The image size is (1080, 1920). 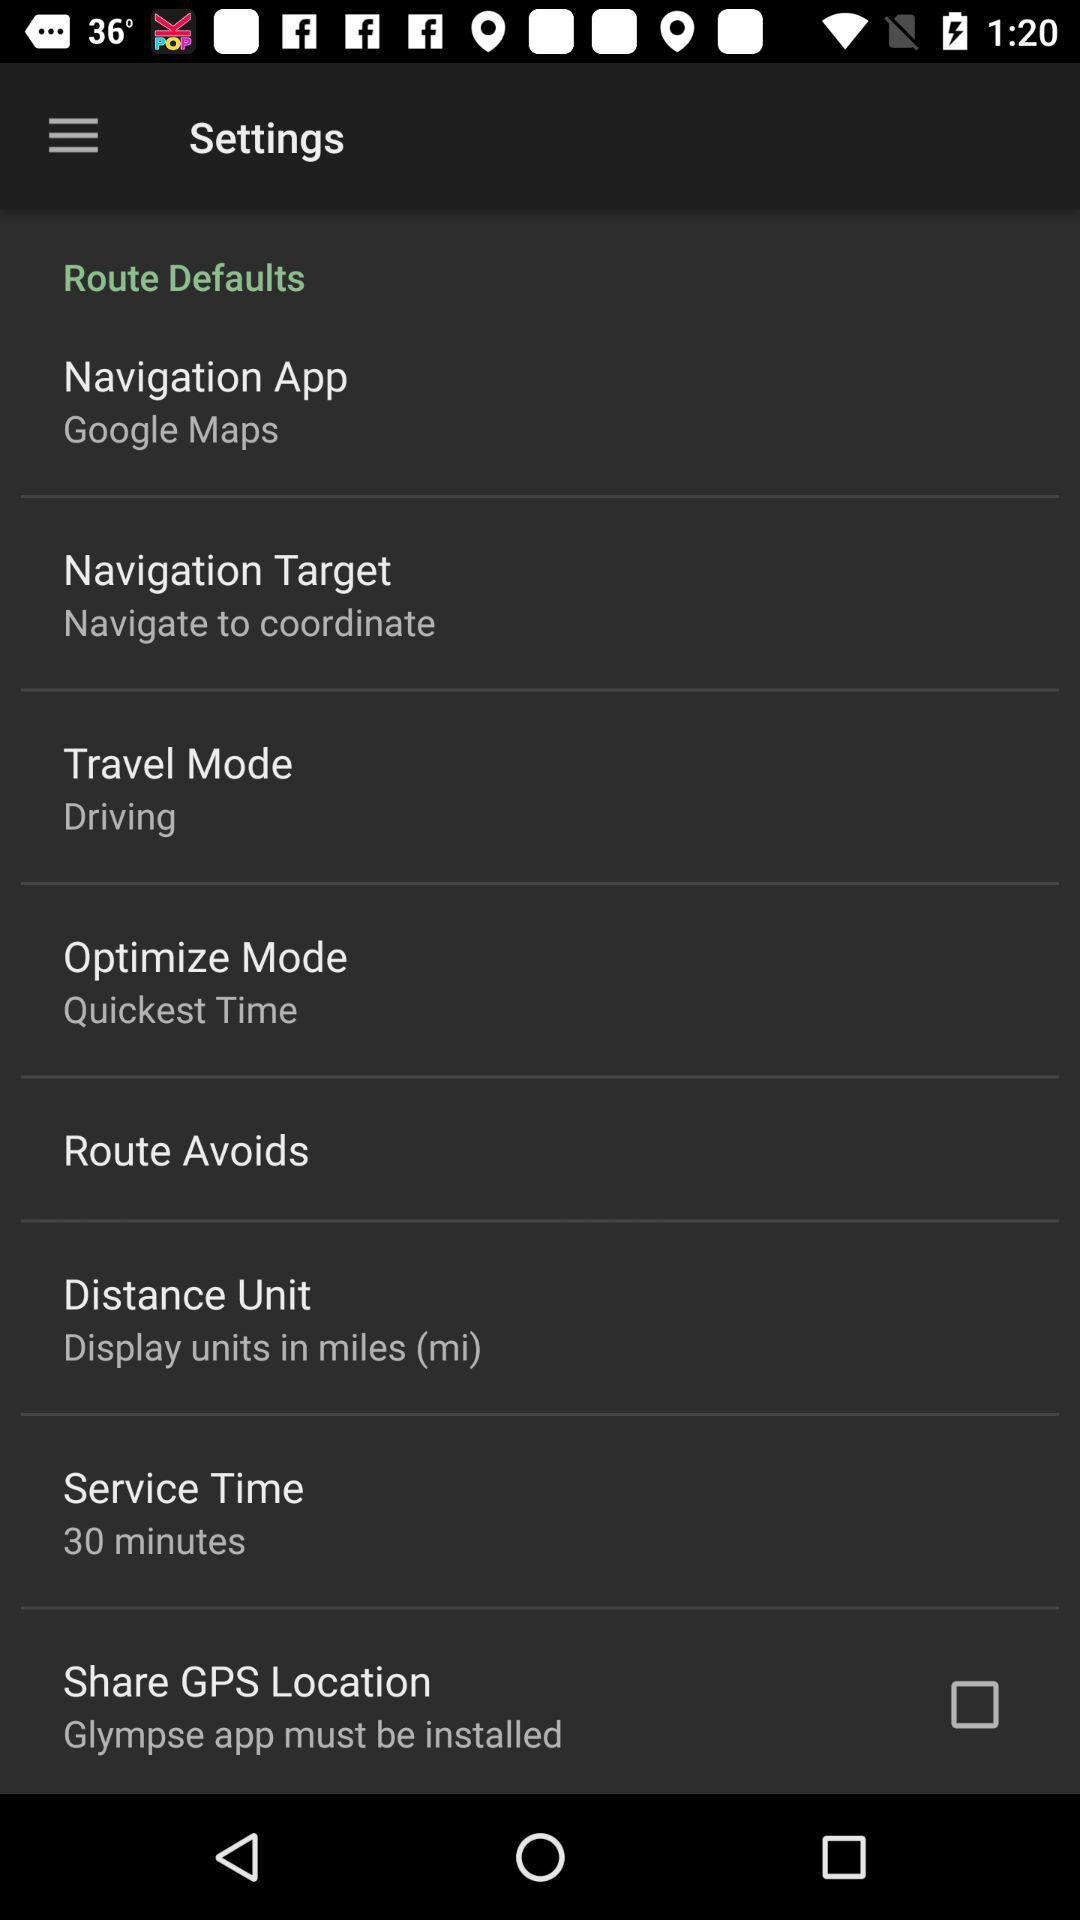 I want to click on the optimize mode, so click(x=205, y=954).